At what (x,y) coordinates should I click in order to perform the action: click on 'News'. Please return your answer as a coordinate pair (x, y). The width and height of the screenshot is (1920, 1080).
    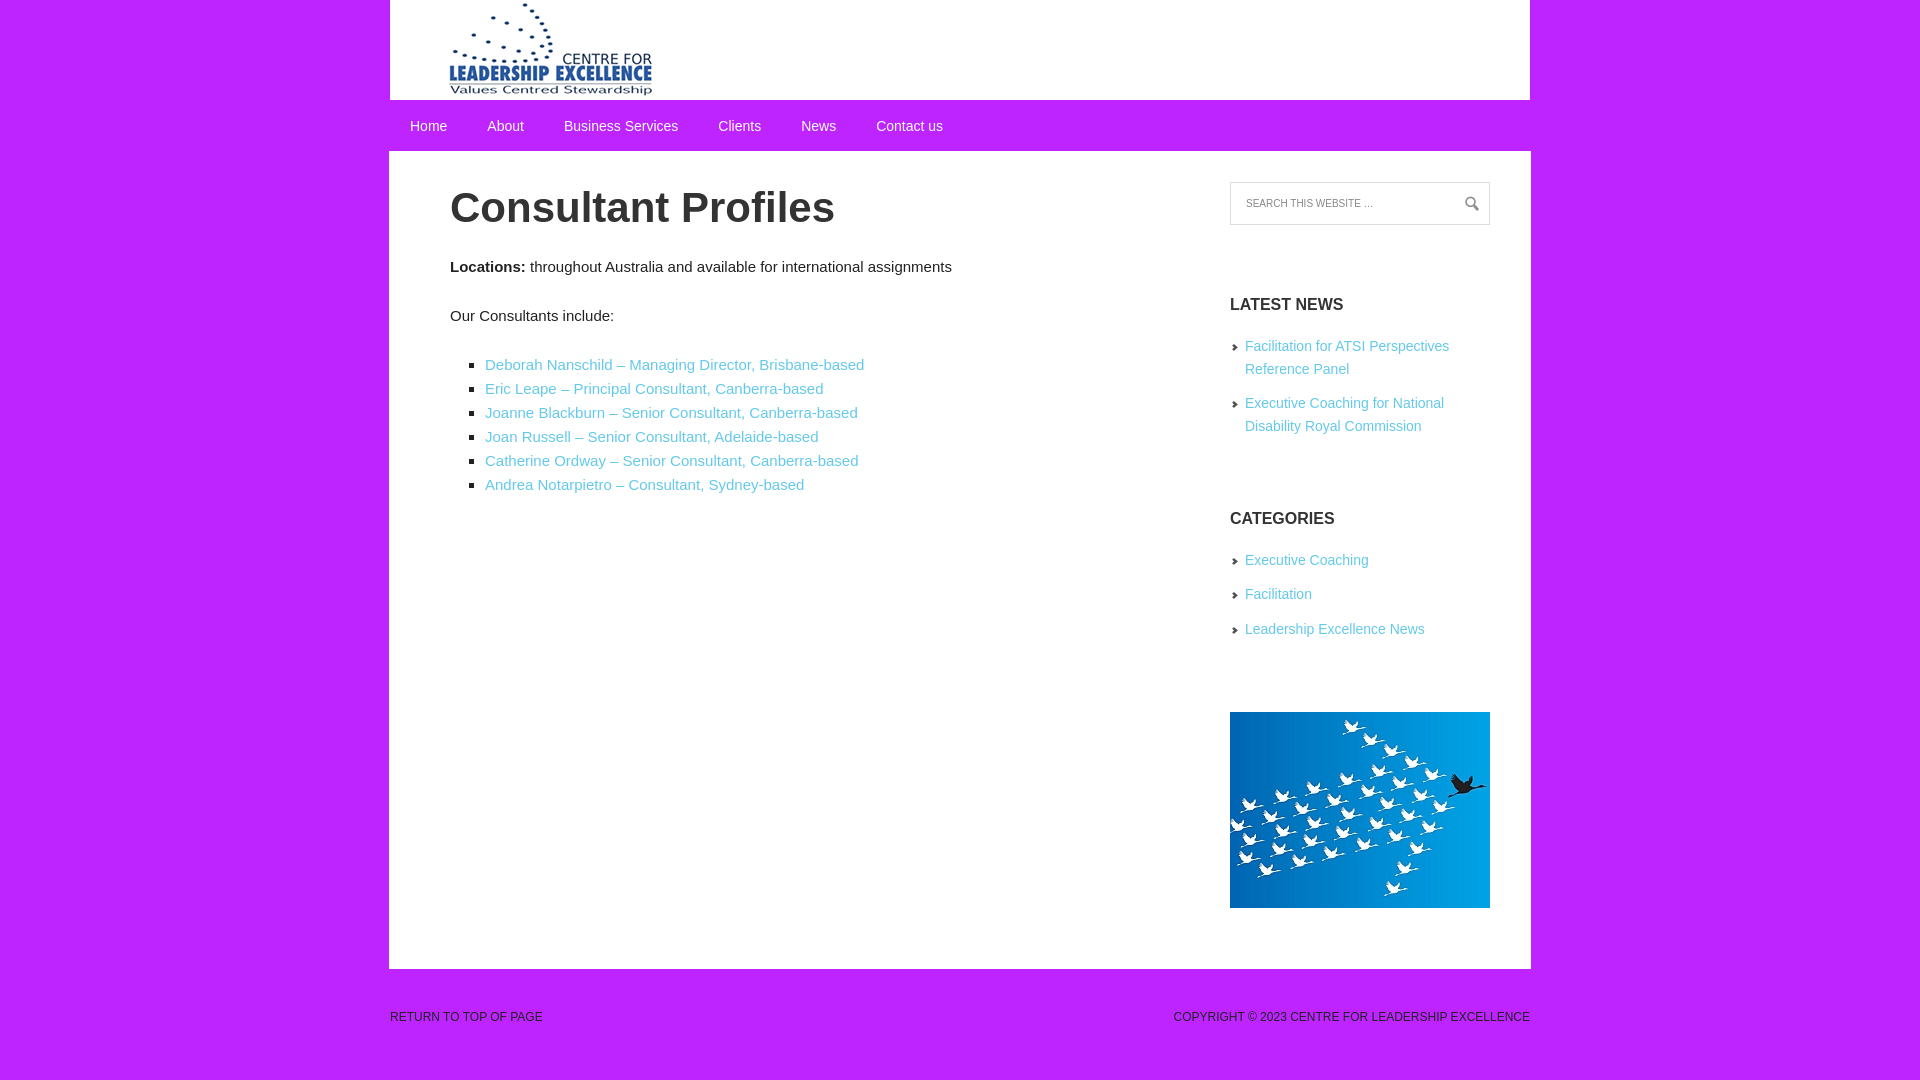
    Looking at the image, I should click on (818, 126).